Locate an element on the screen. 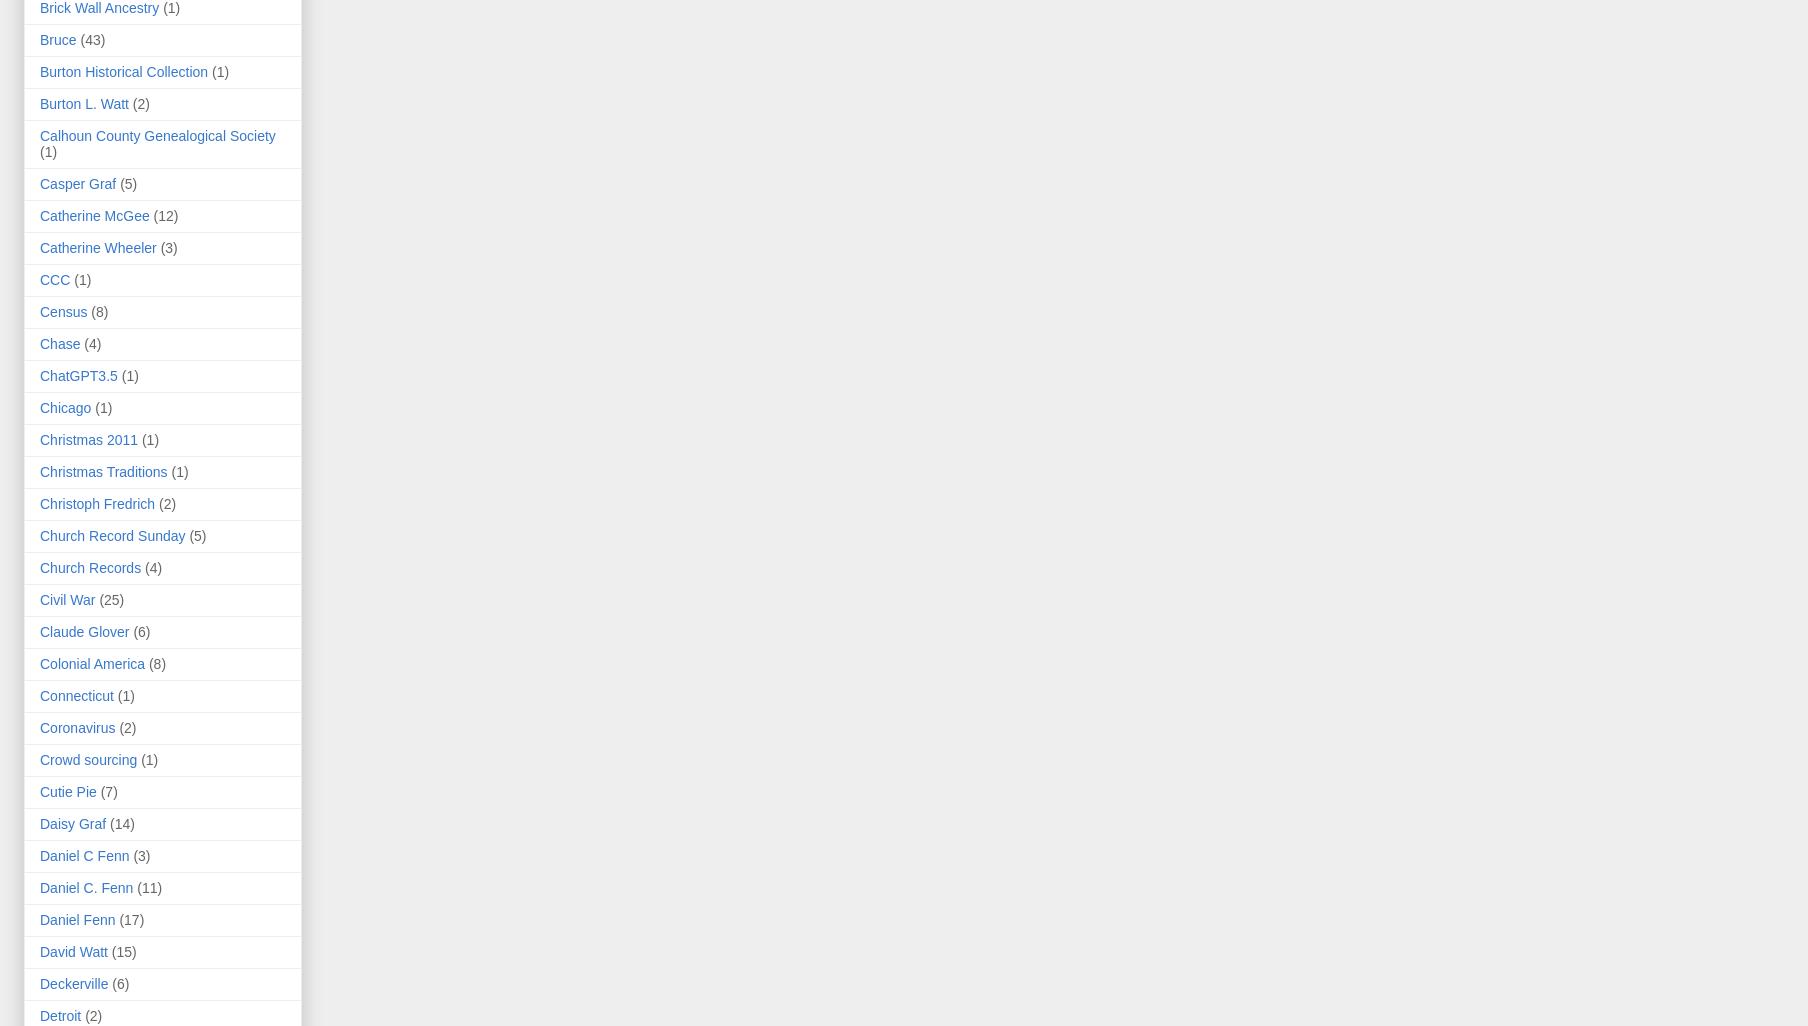 The width and height of the screenshot is (1808, 1026). 'Christmas 2011' is located at coordinates (87, 439).